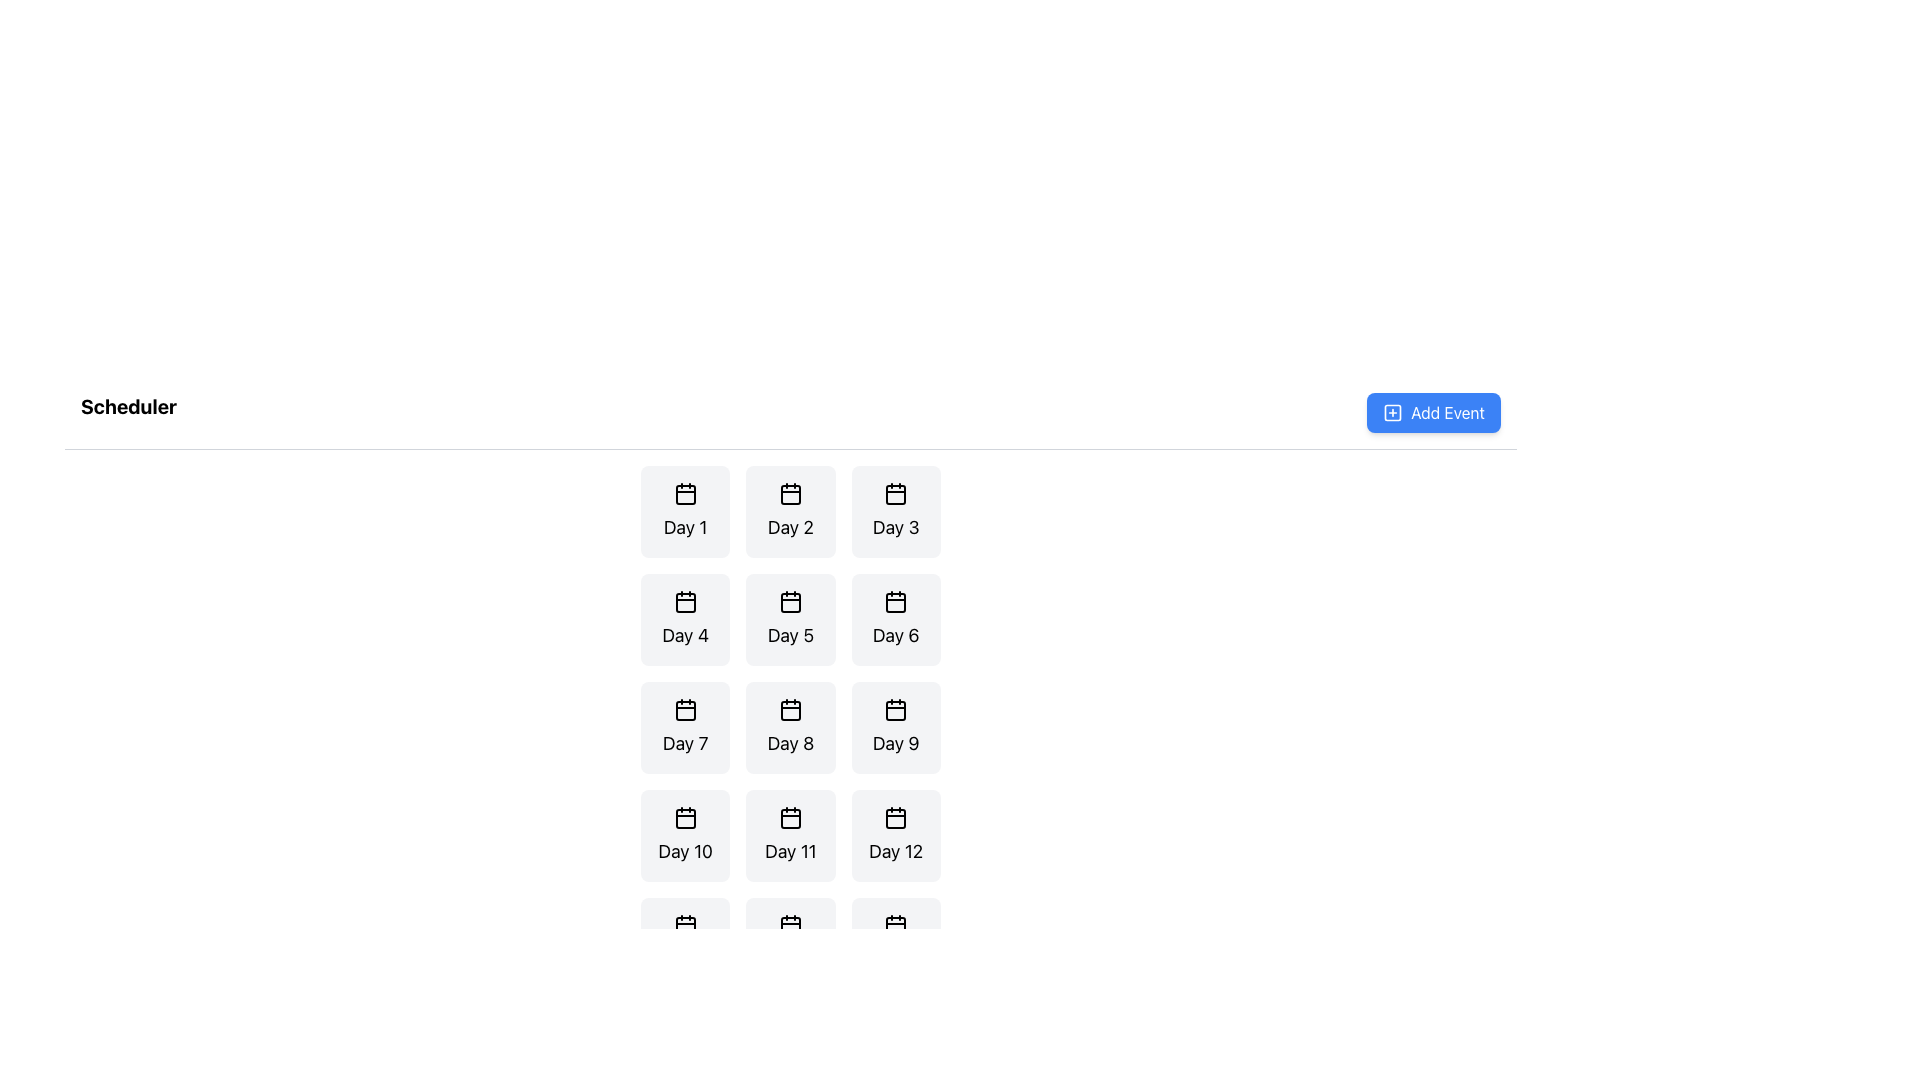 The image size is (1920, 1080). I want to click on the calendar icon located in the center of the fourth row and the second column of the grid layout, positioned directly above the text 'Day 8', so click(790, 708).